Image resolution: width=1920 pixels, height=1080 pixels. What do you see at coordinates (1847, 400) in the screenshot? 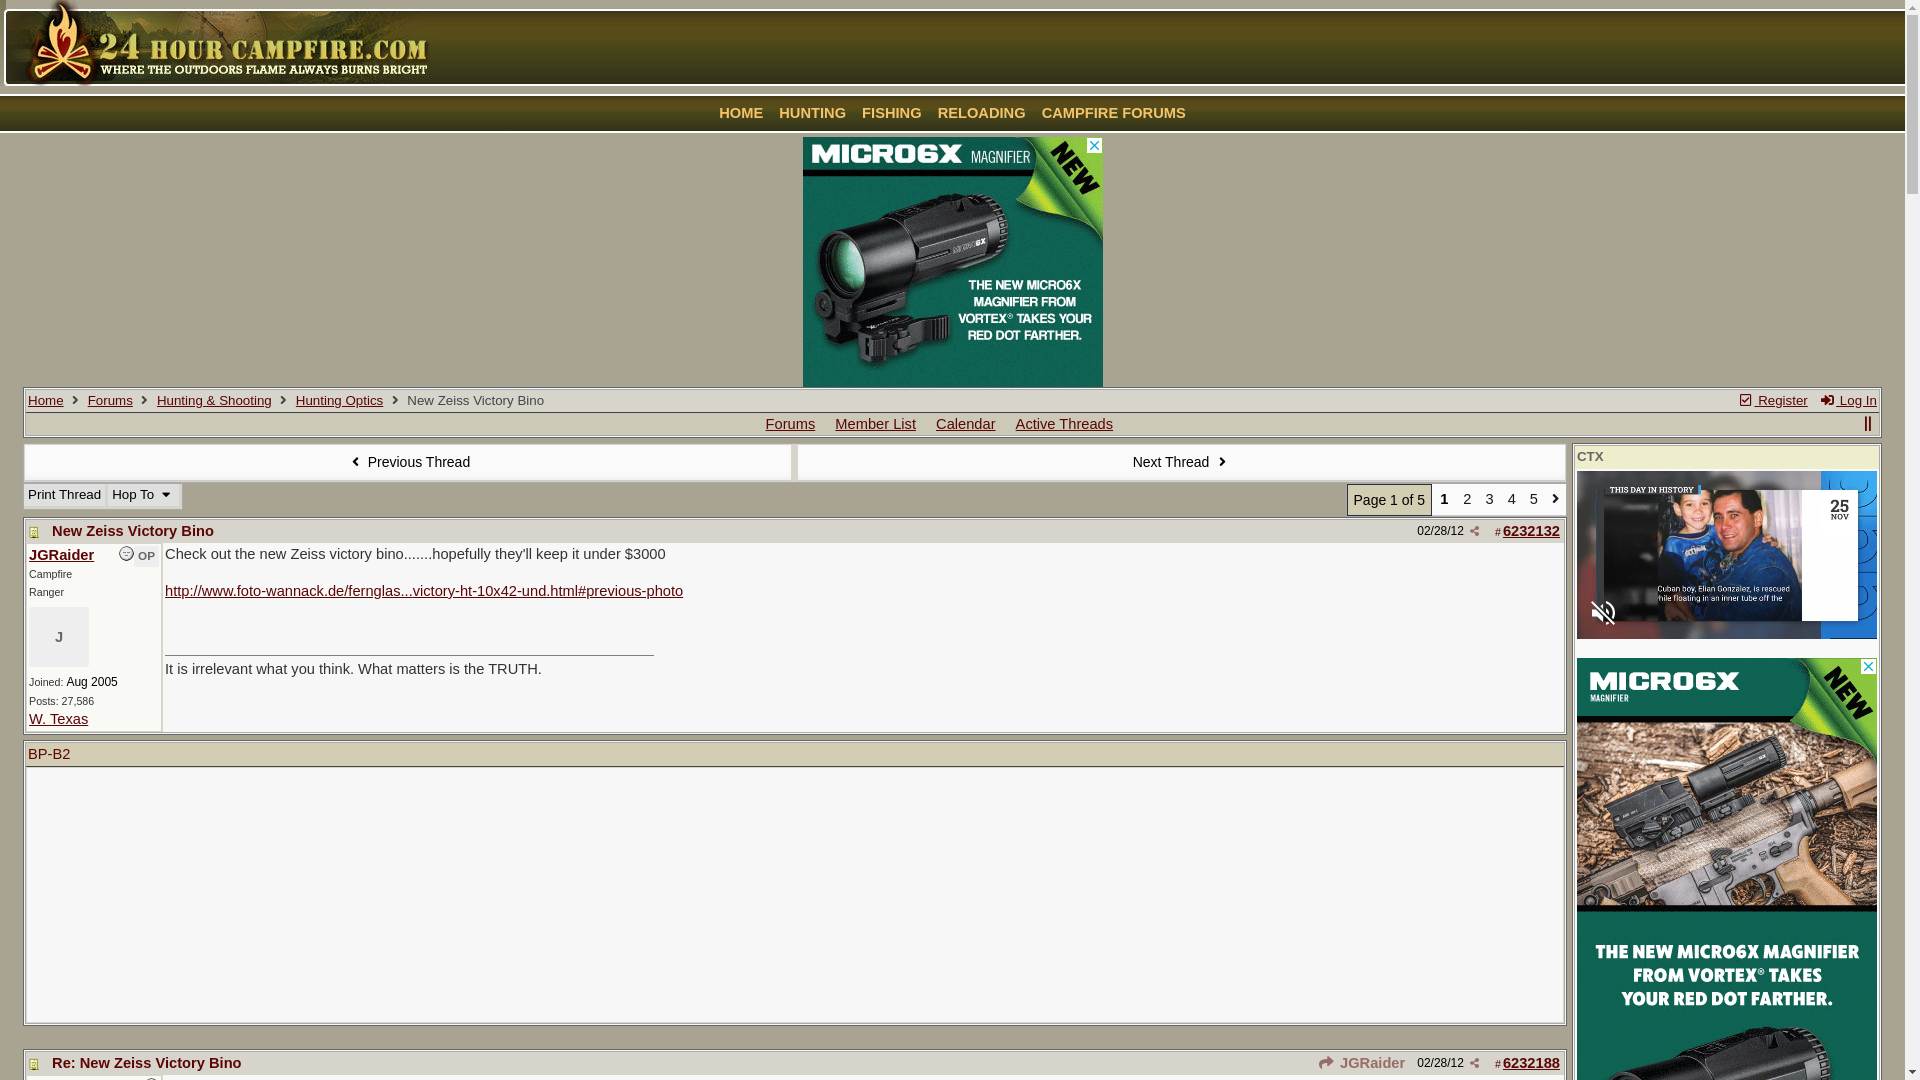
I see `'Log In'` at bounding box center [1847, 400].